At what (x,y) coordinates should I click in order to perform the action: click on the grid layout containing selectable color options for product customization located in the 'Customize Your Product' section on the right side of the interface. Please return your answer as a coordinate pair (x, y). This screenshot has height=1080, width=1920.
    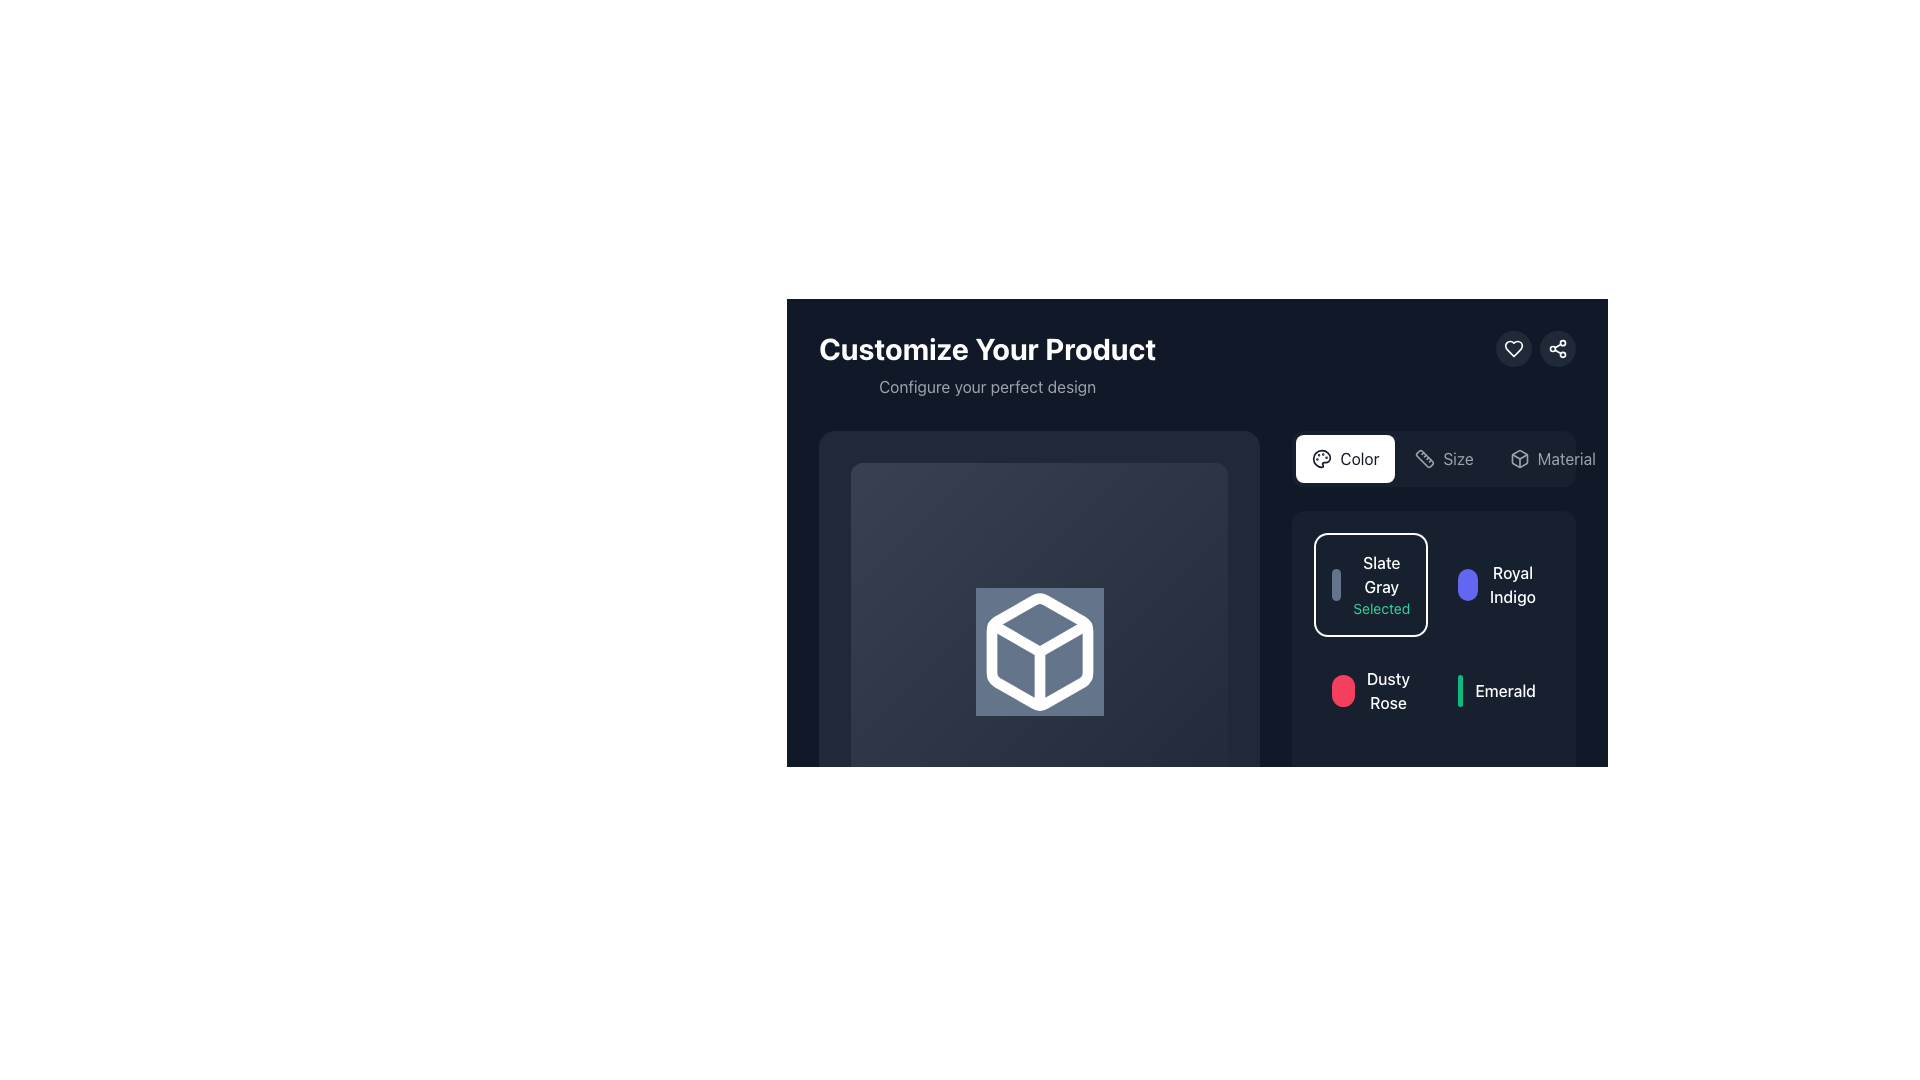
    Looking at the image, I should click on (1433, 680).